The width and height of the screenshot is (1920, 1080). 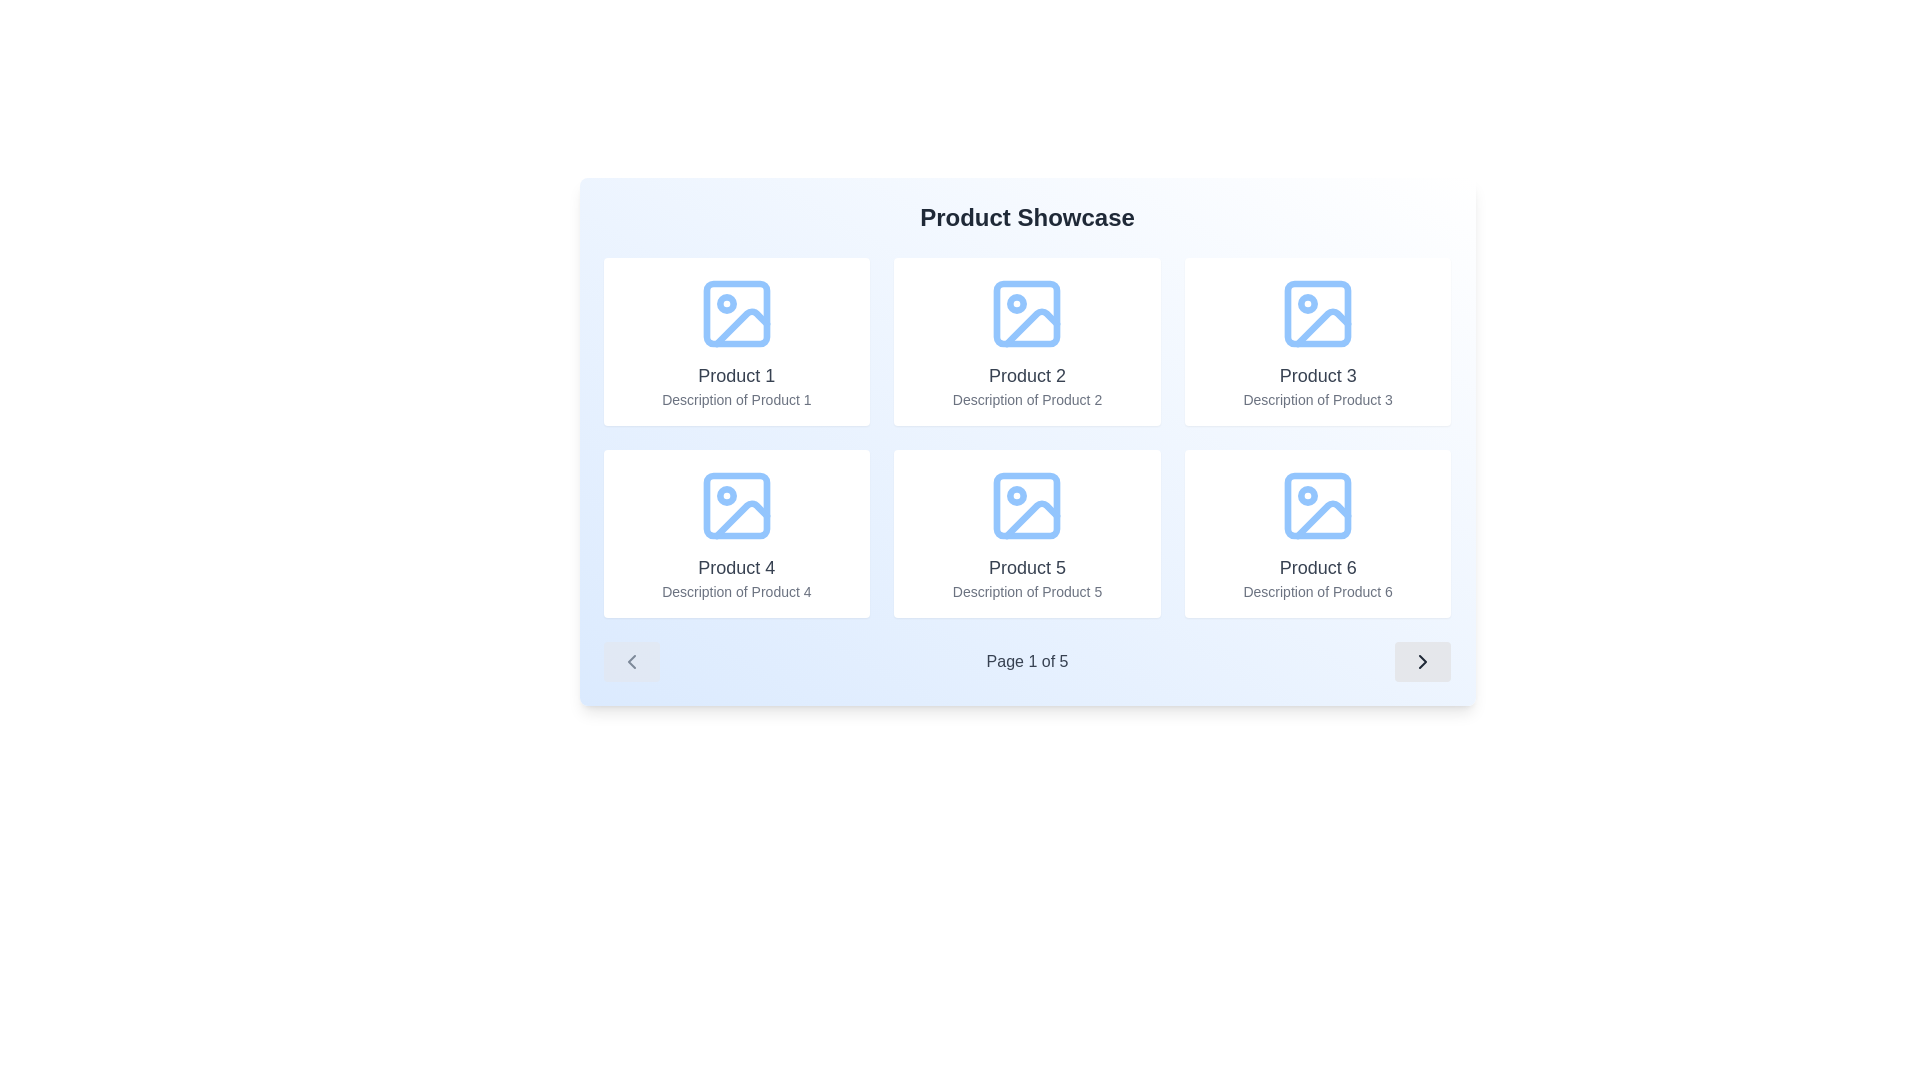 I want to click on the top-left image placeholder icon representing 'Product 1' in the grid below the 'Product Showcase' title, so click(x=735, y=313).